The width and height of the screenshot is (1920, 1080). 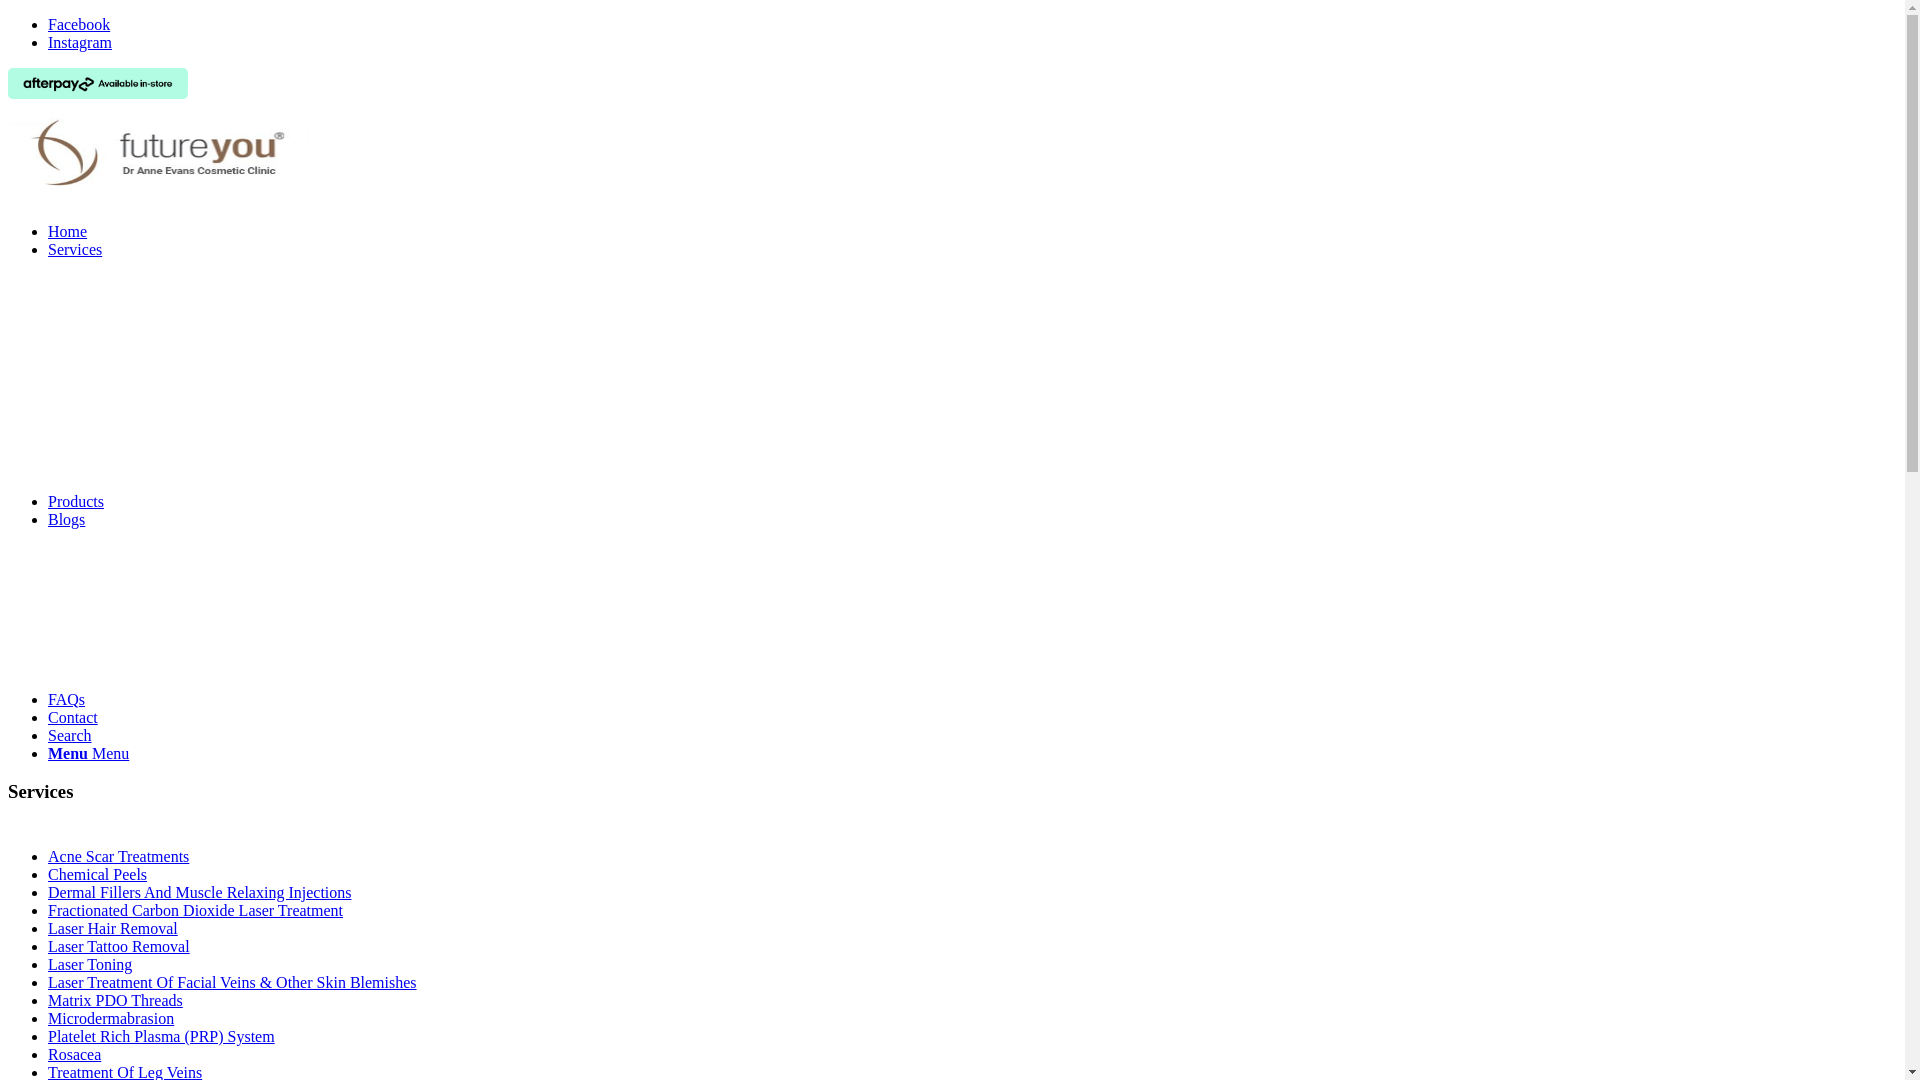 I want to click on 'Laser Tattoo Removal', so click(x=48, y=945).